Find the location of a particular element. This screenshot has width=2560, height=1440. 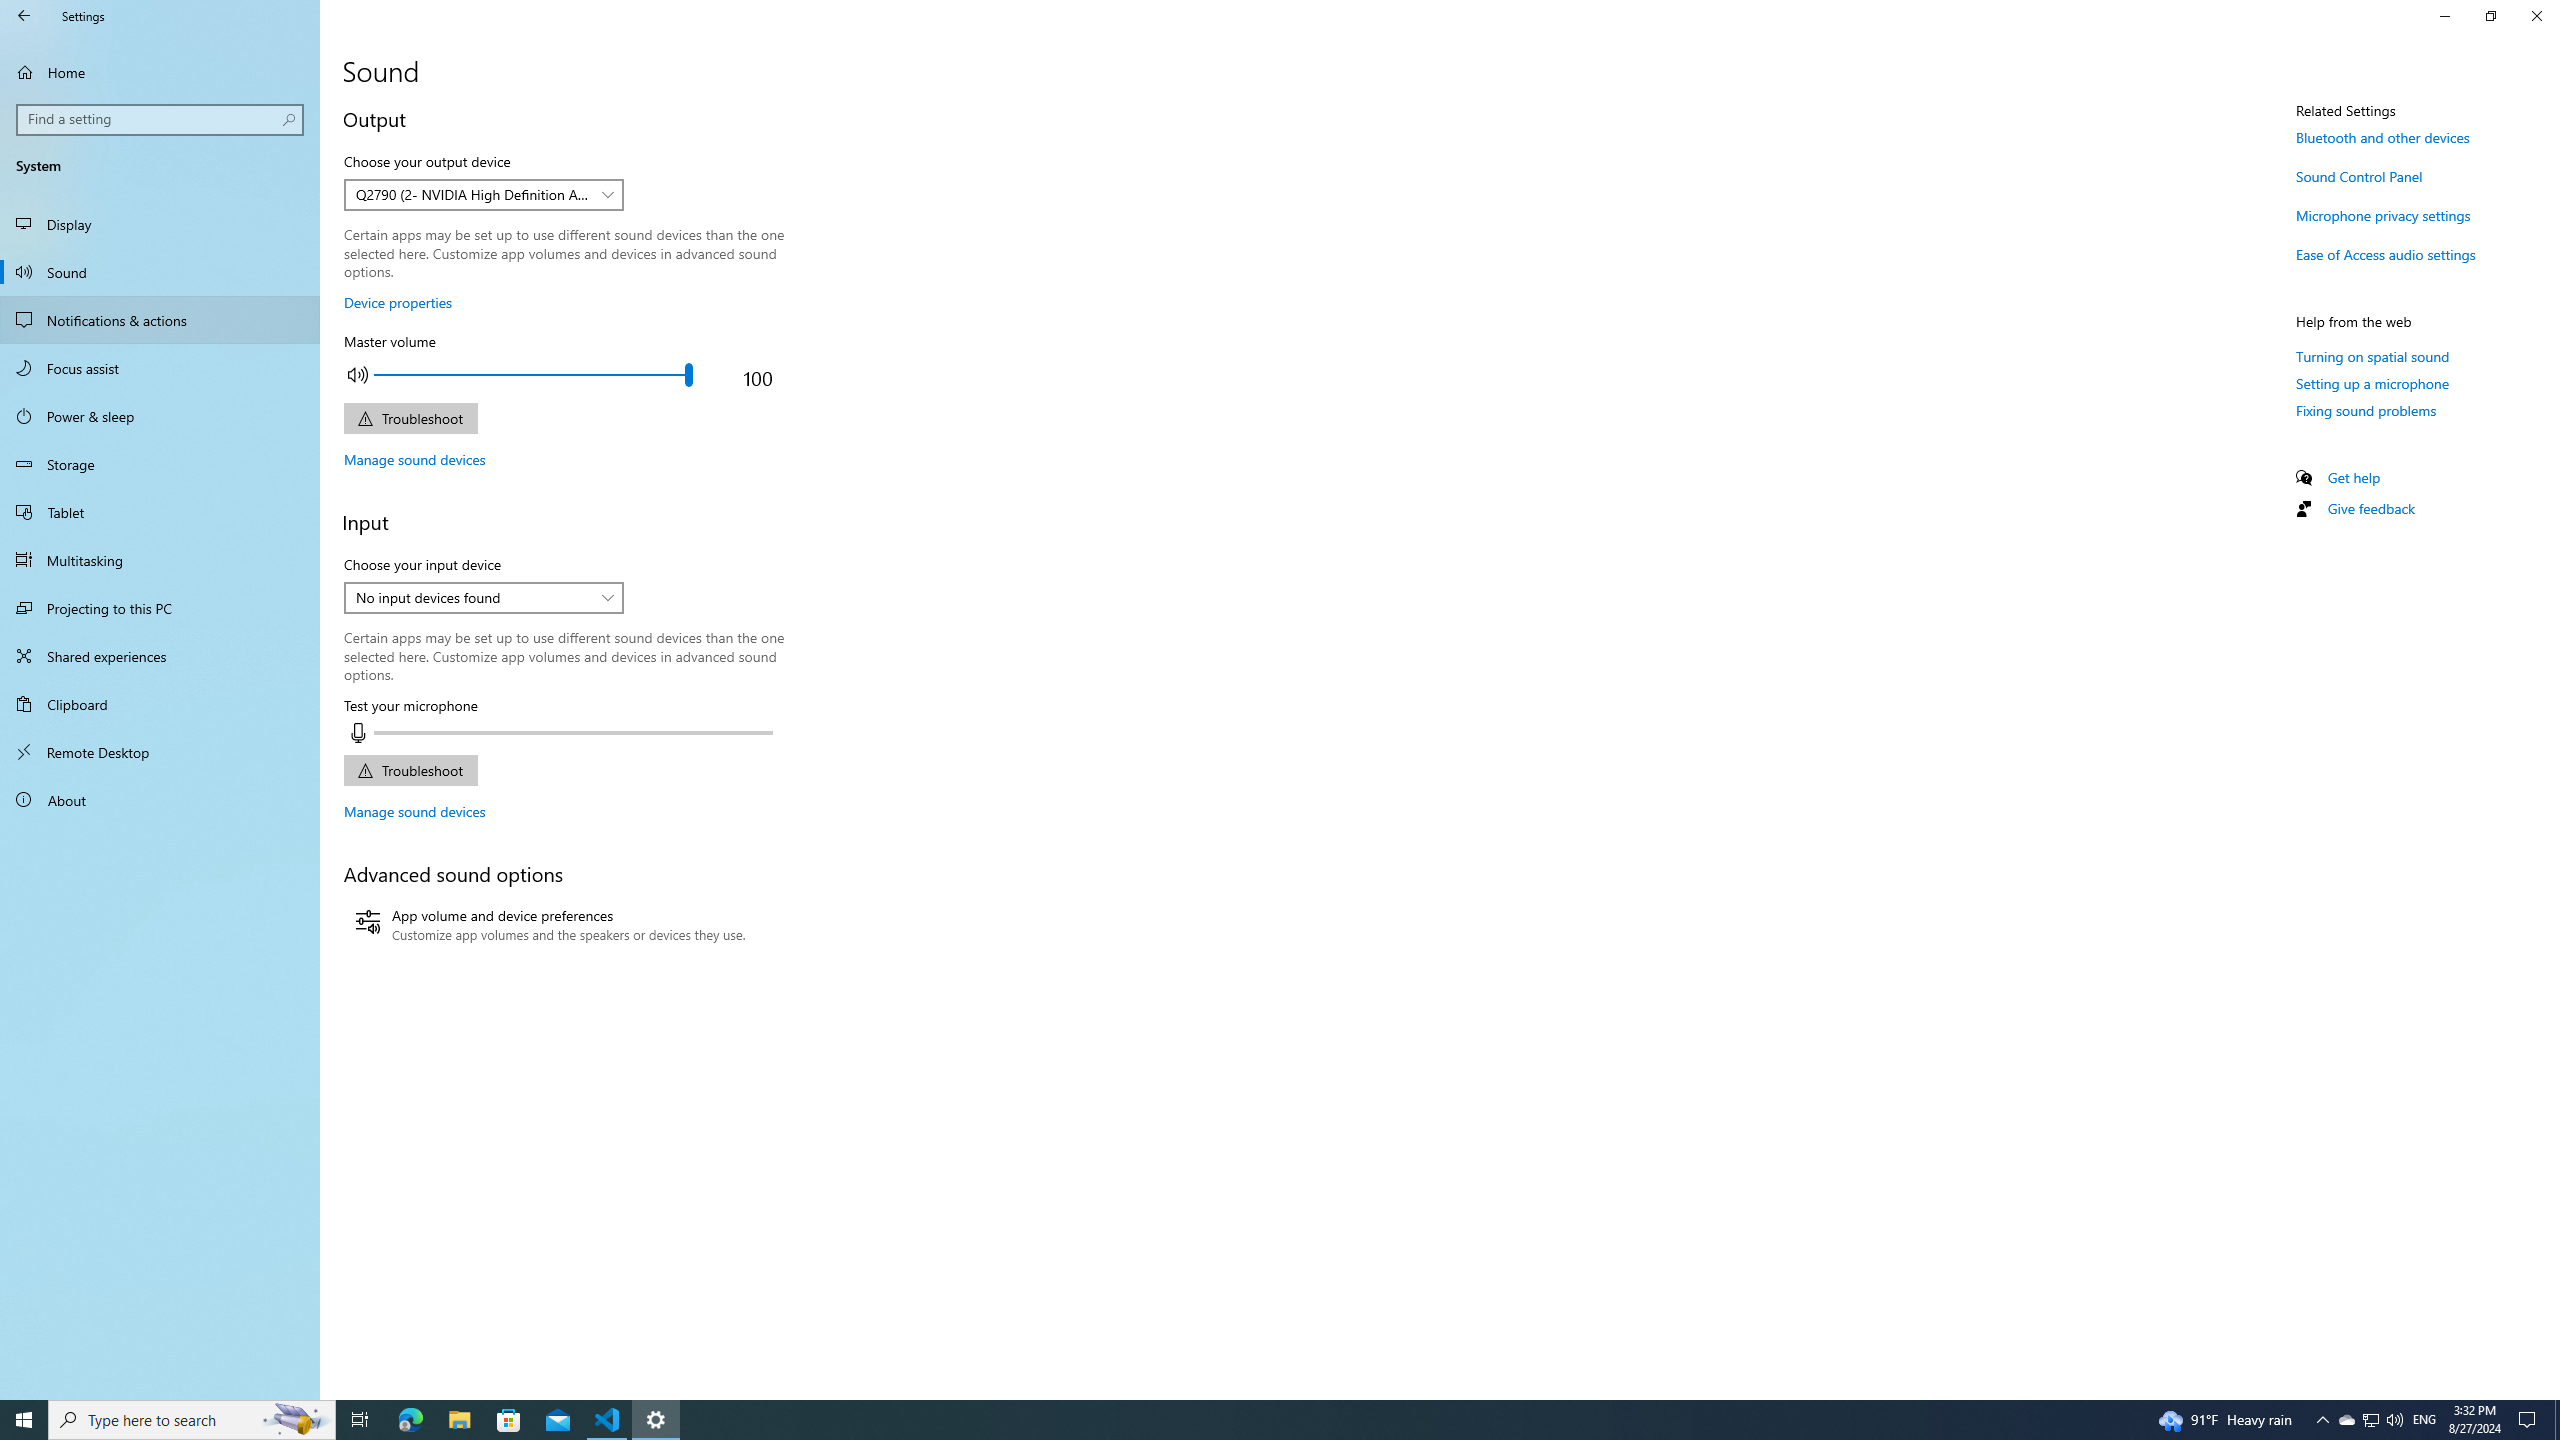

'Minimize Settings' is located at coordinates (2443, 15).